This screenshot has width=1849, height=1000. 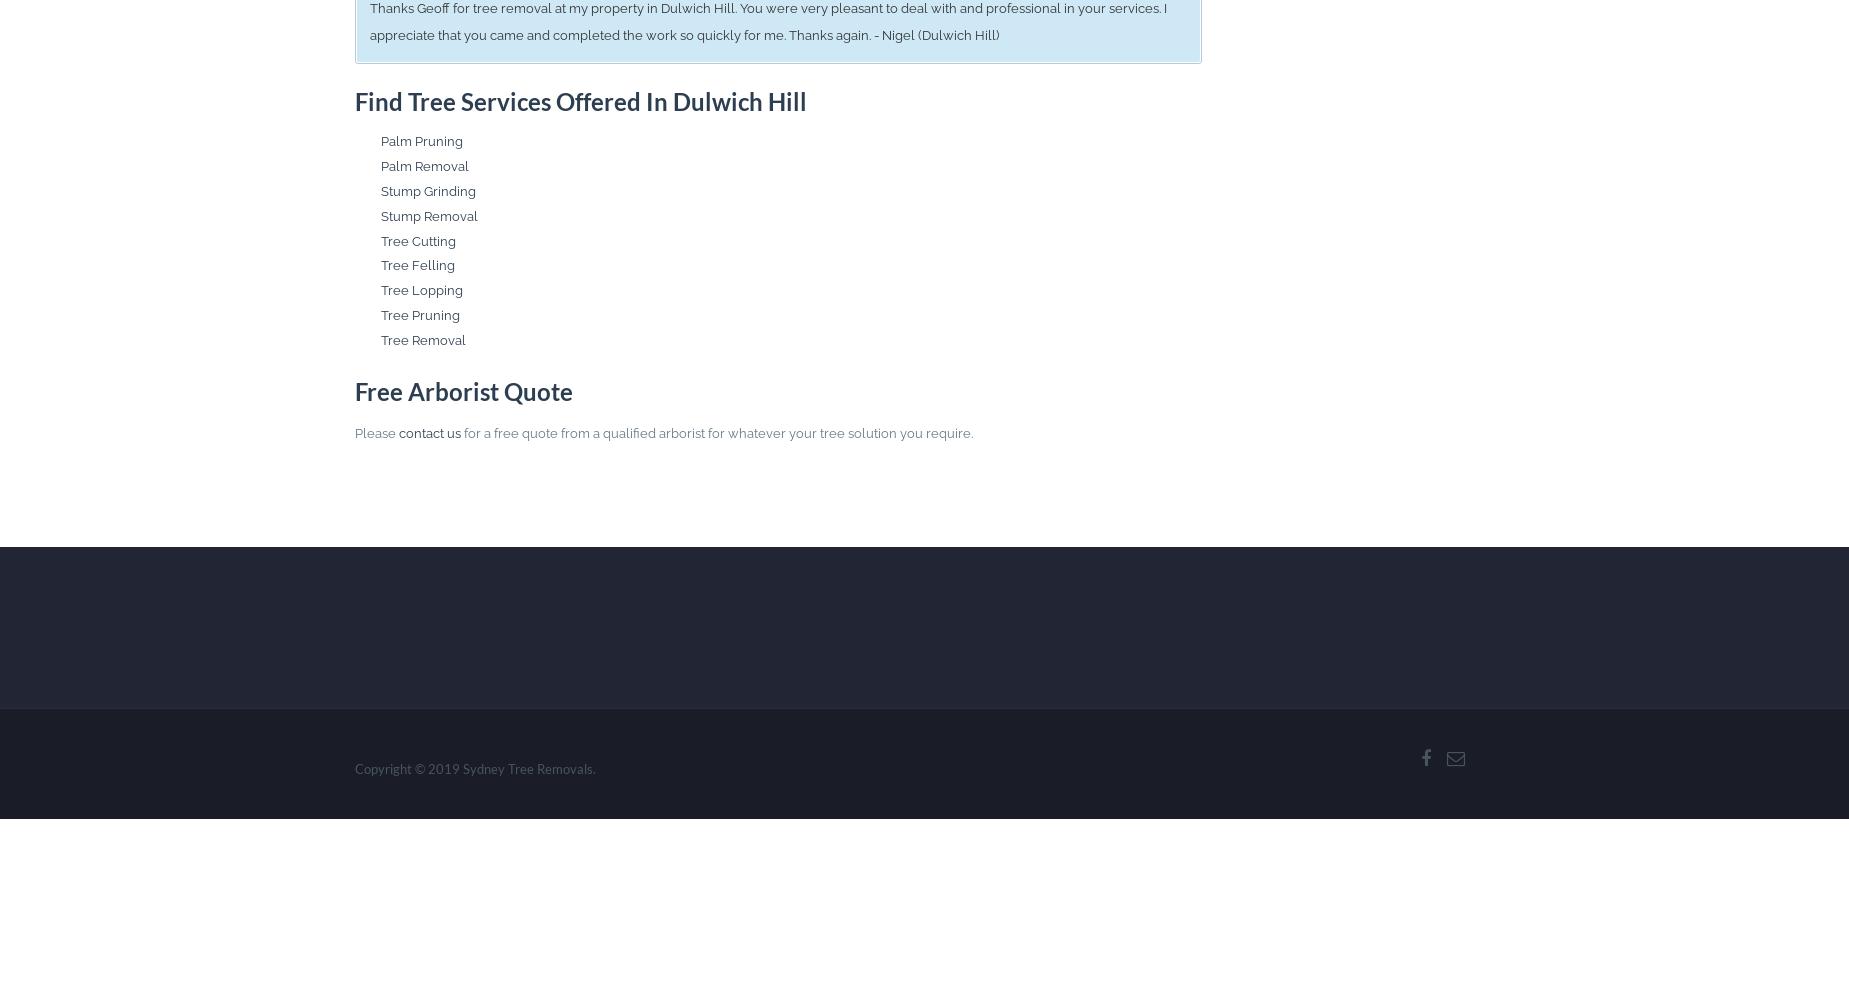 I want to click on 'Stump Removal', so click(x=427, y=214).